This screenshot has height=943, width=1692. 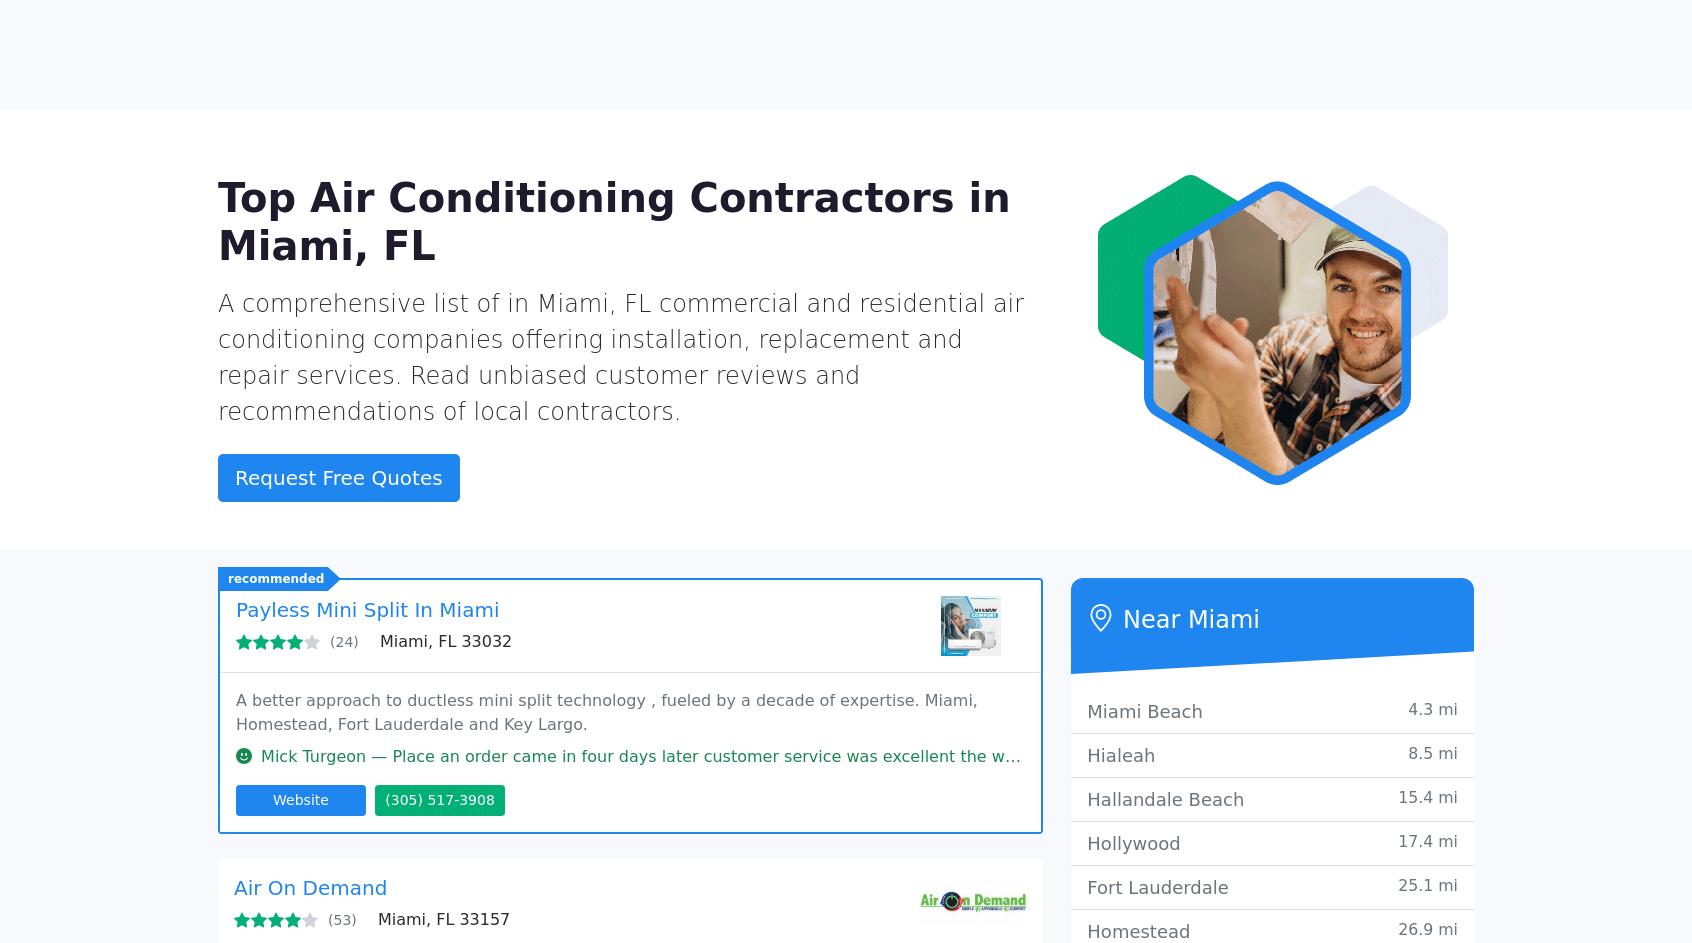 What do you see at coordinates (234, 804) in the screenshot?
I see `'Situated in Miami, Archon Air Management has been delivering South Florida with the best in air conditioning, heating, and ventilation services. We are an HVAC contractor that proudly serves commercial & domestic clients in Miami-Dade, Broward, Palm Beach and Monroe County. We provide every service from sales to repair to installation to meet our clients' requirements.'` at bounding box center [234, 804].